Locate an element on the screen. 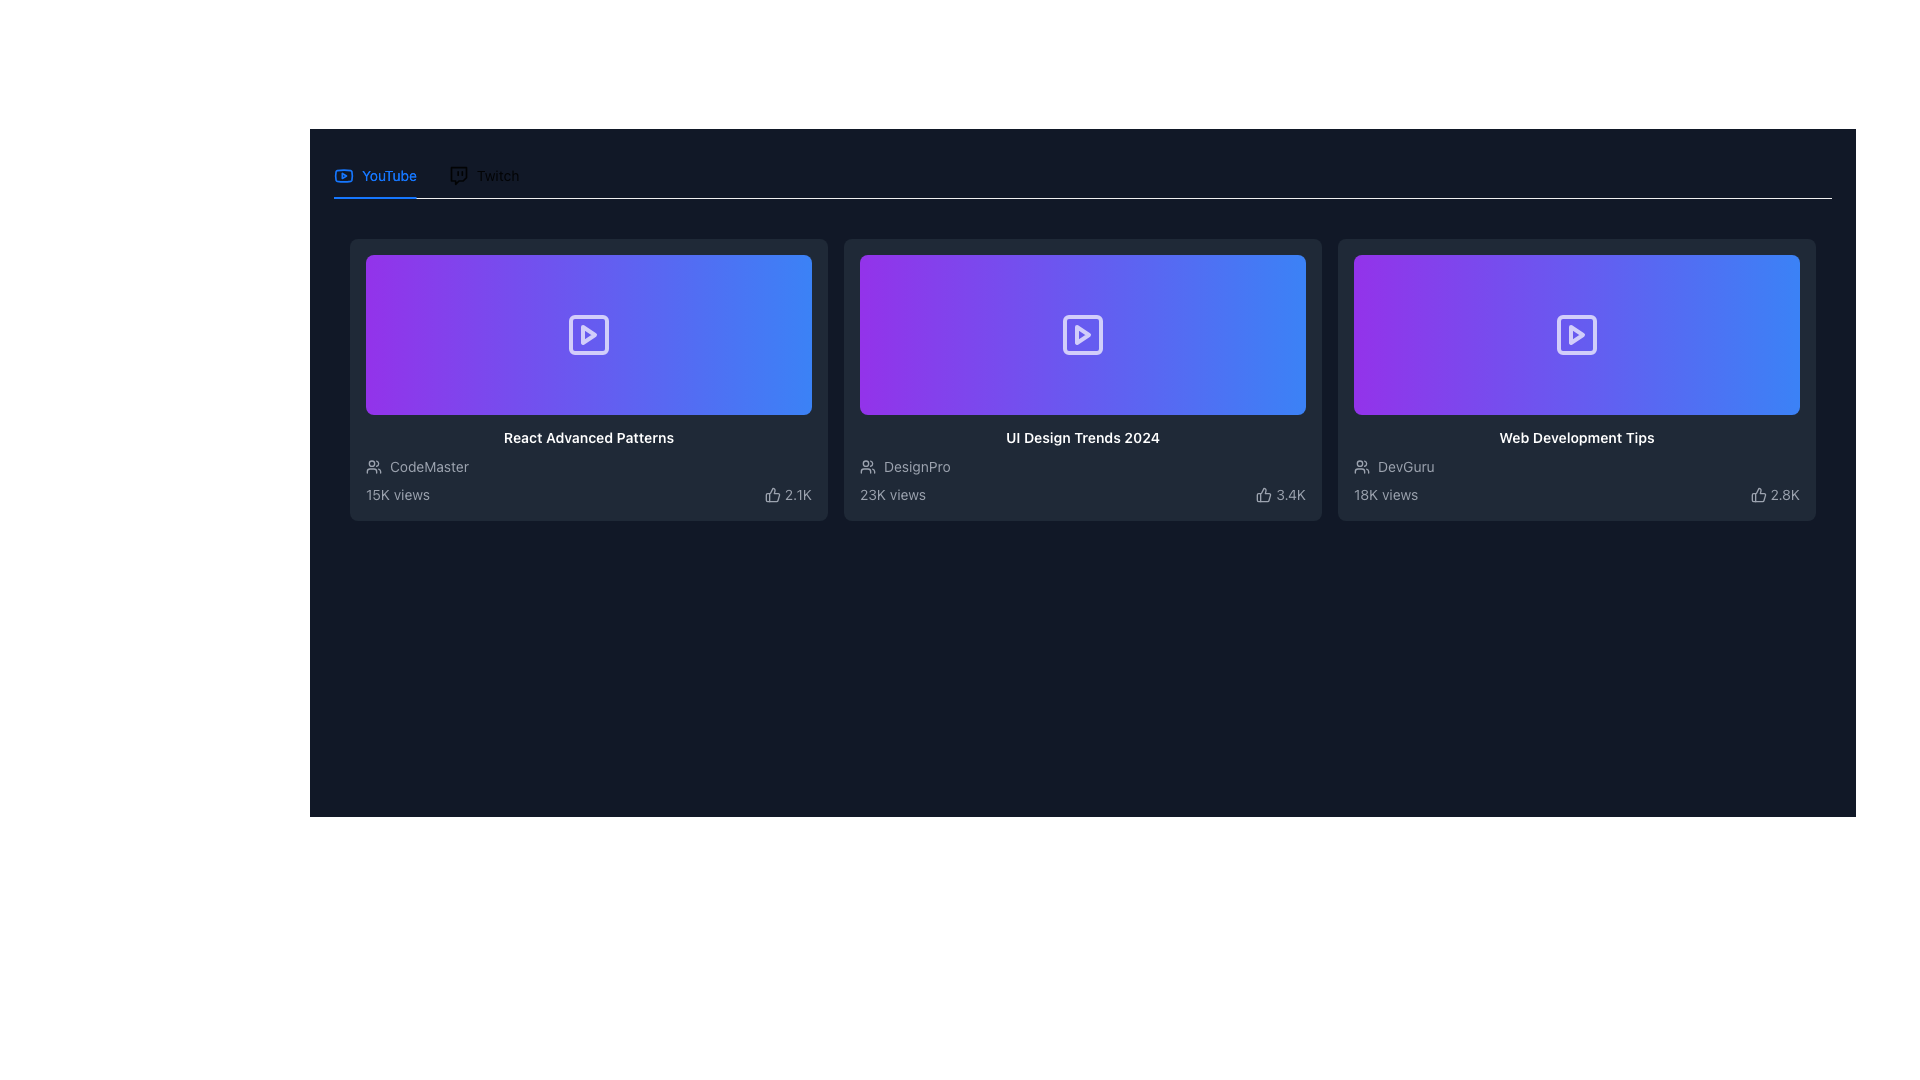  the 'play' icon located at the center of the thumbnail card for the 'Web Development Tips' section, which indicates that clicking it will initiate media playback is located at coordinates (1576, 334).